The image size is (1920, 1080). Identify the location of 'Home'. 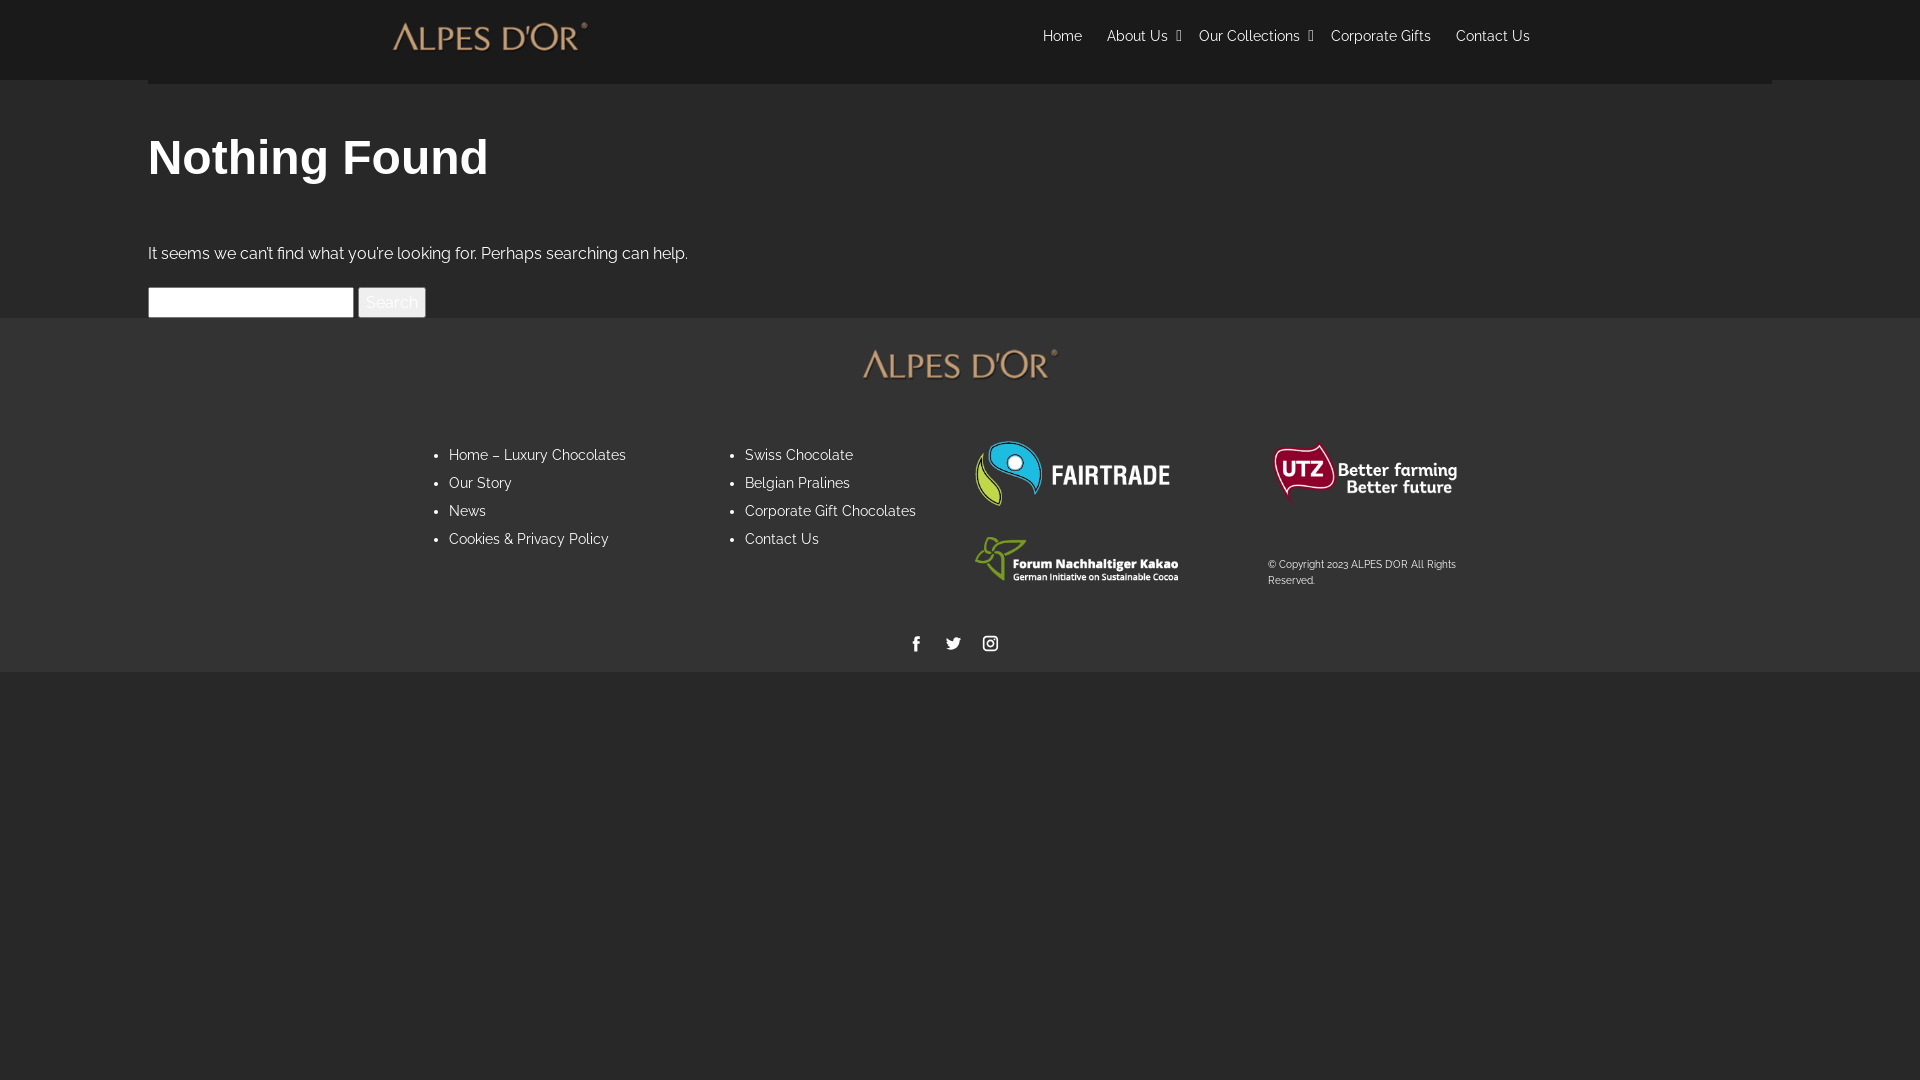
(1061, 36).